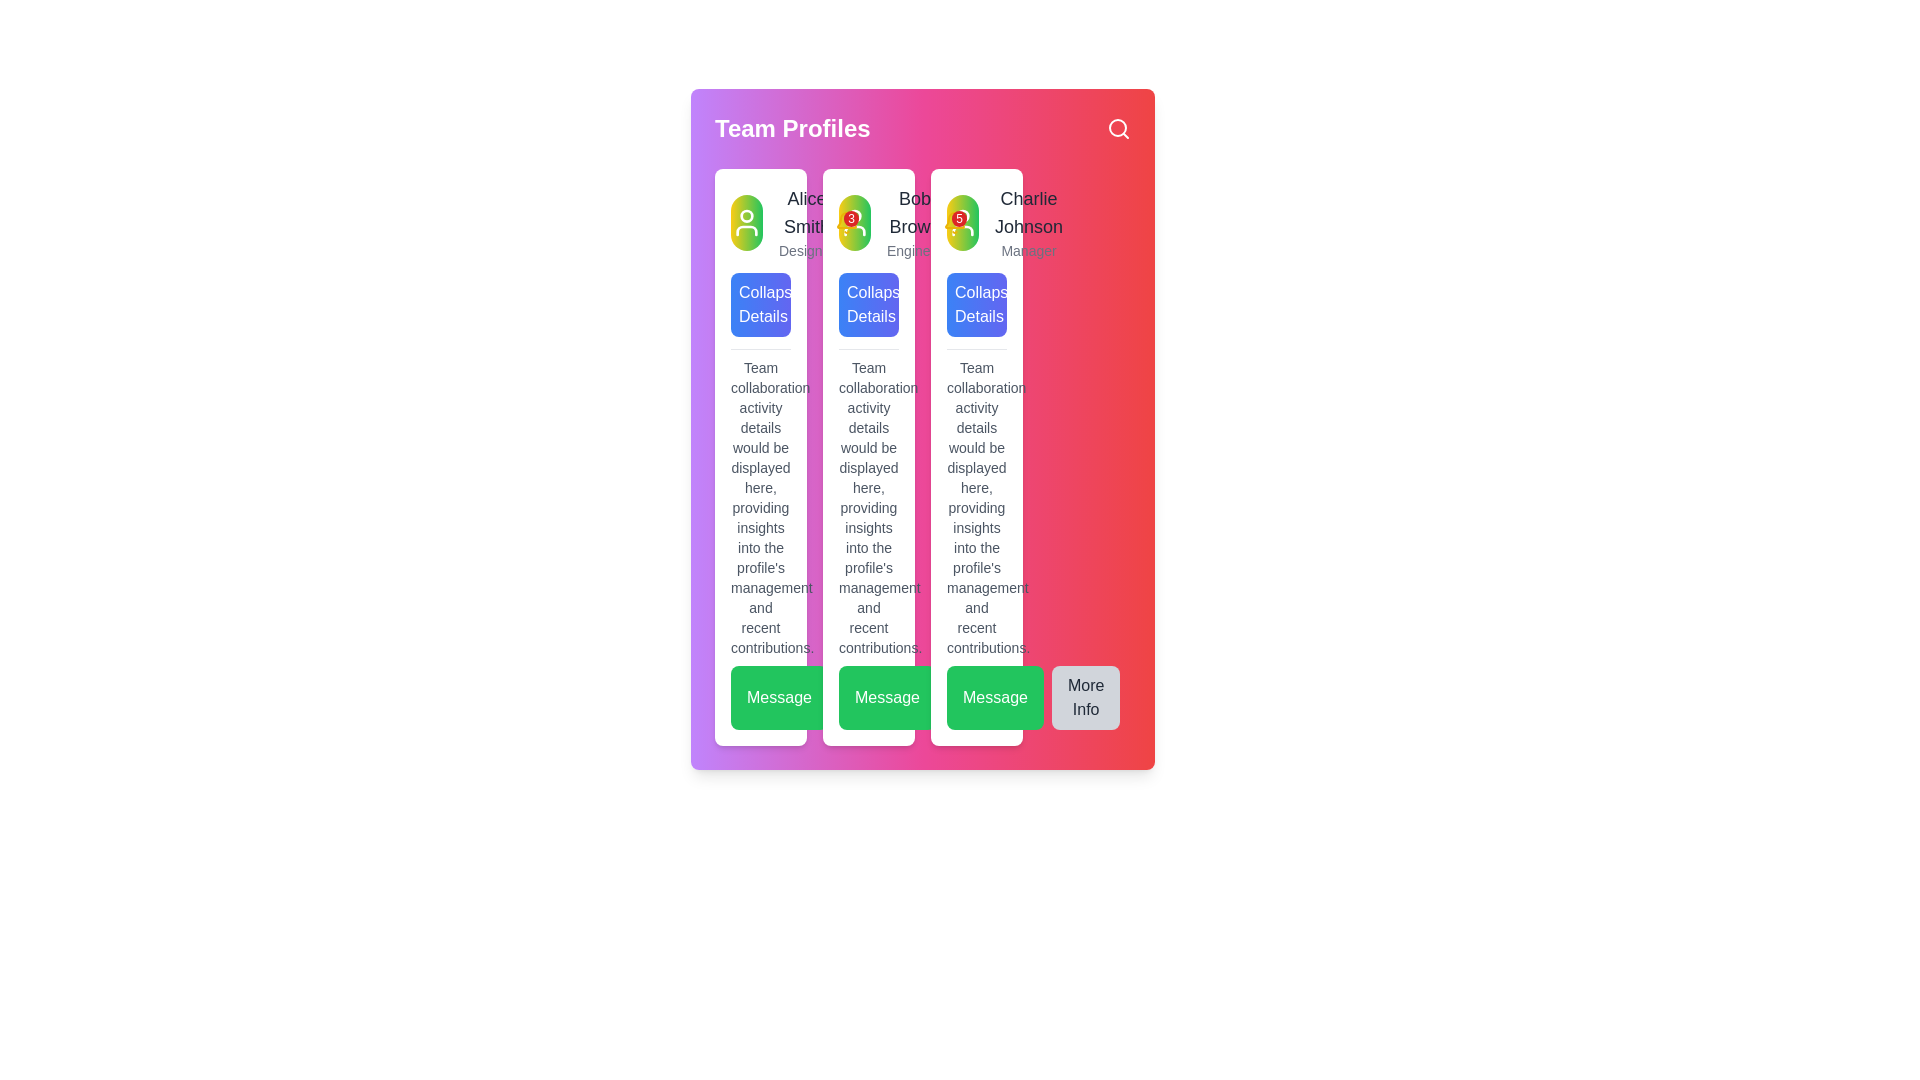 The height and width of the screenshot is (1080, 1920). What do you see at coordinates (1085, 697) in the screenshot?
I see `the 'More Info' button, which is a rectangular button with rounded corners, grey background, and the text 'More Info' centered within it, located to the right of the 'Message' button` at bounding box center [1085, 697].